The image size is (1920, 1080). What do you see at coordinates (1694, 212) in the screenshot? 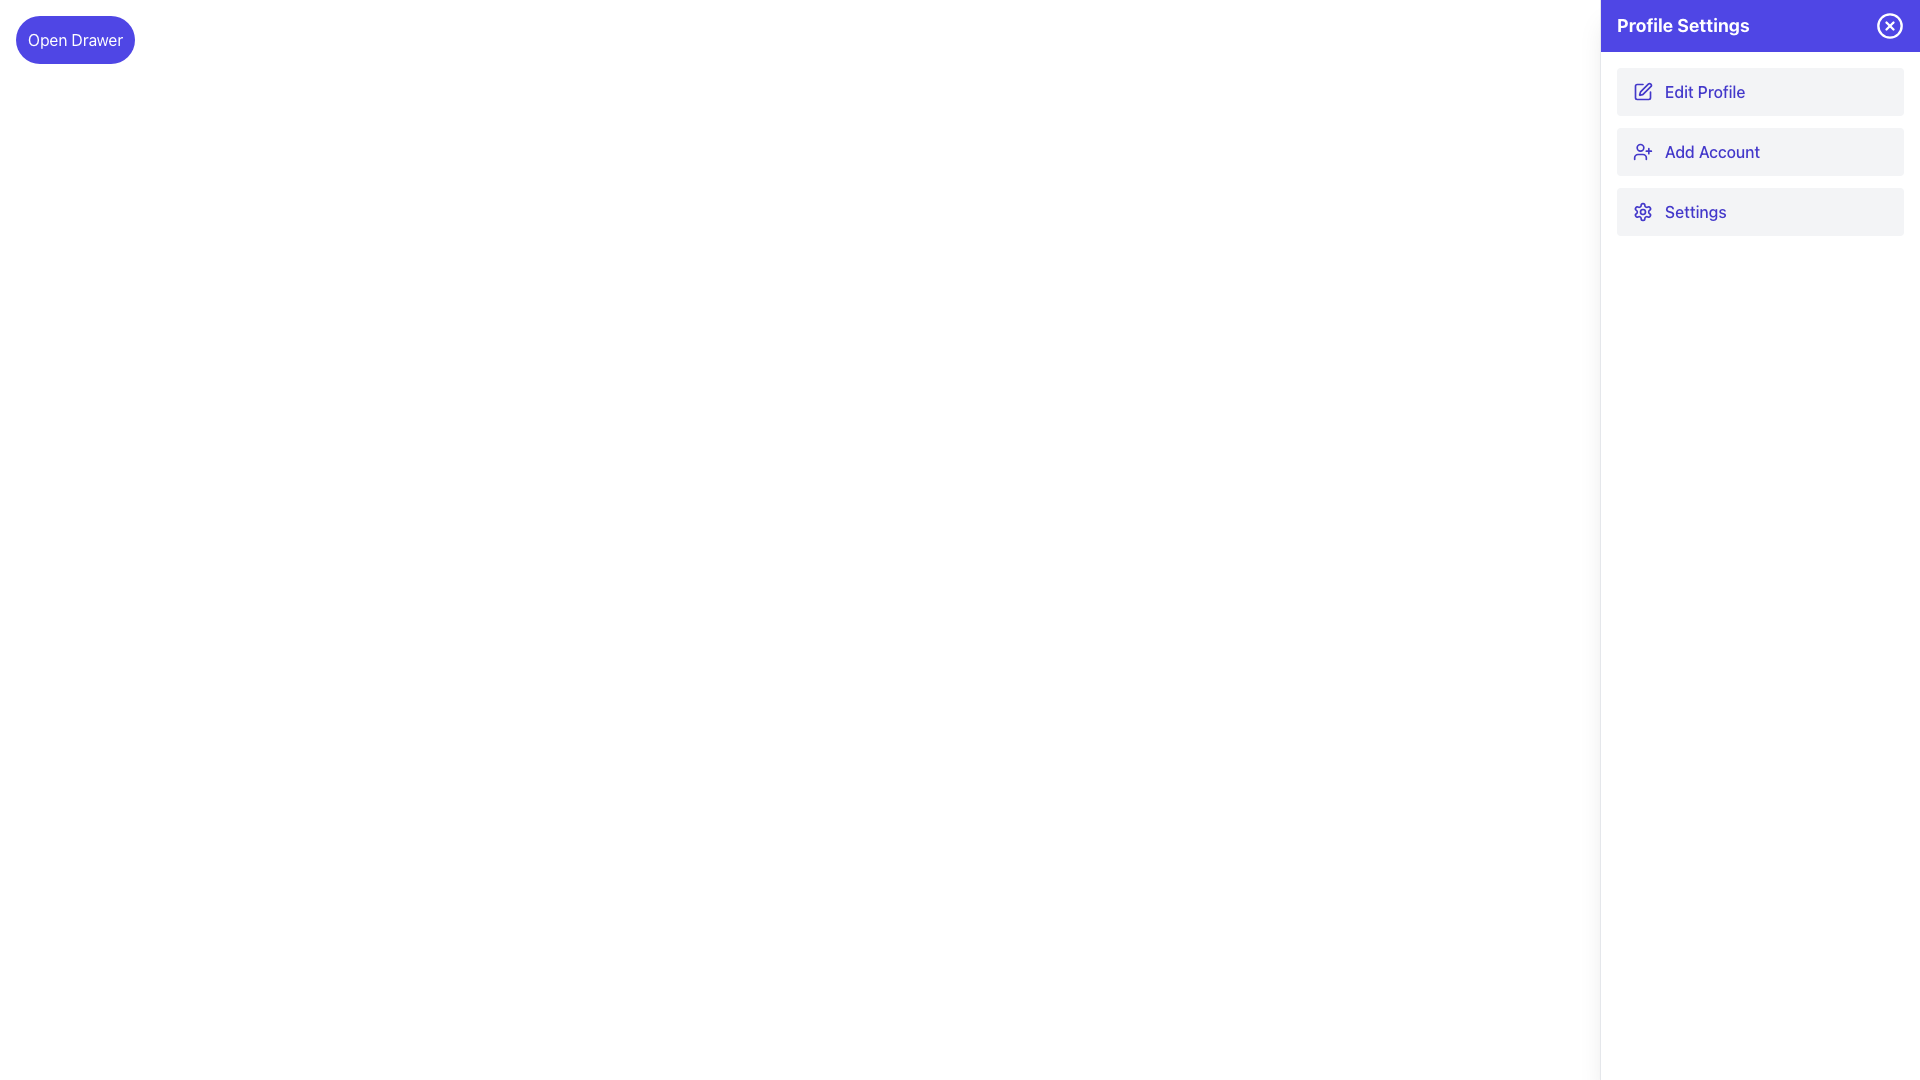
I see `the 'Settings' menu option label, which is the third item in the vertical list within the 'Profile Settings' section, located between 'Add Account' and the bottom of the settings section` at bounding box center [1694, 212].